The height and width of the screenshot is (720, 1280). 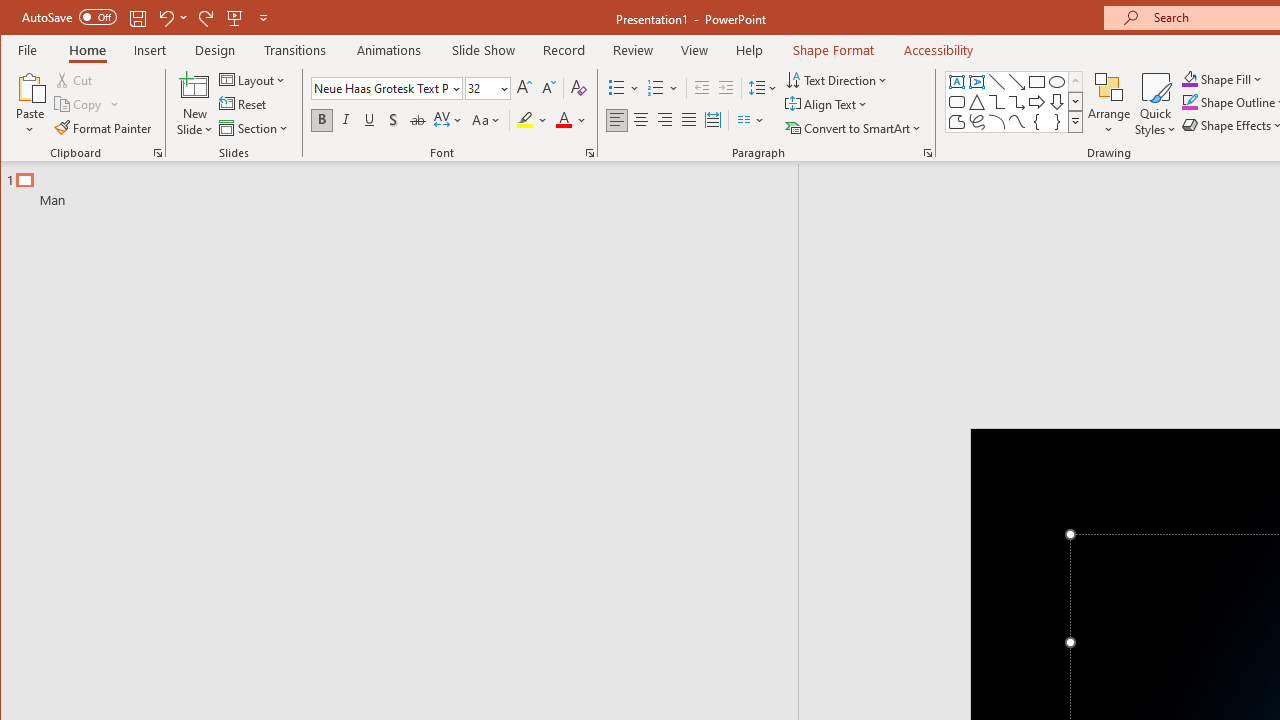 What do you see at coordinates (1036, 81) in the screenshot?
I see `'Rectangle'` at bounding box center [1036, 81].